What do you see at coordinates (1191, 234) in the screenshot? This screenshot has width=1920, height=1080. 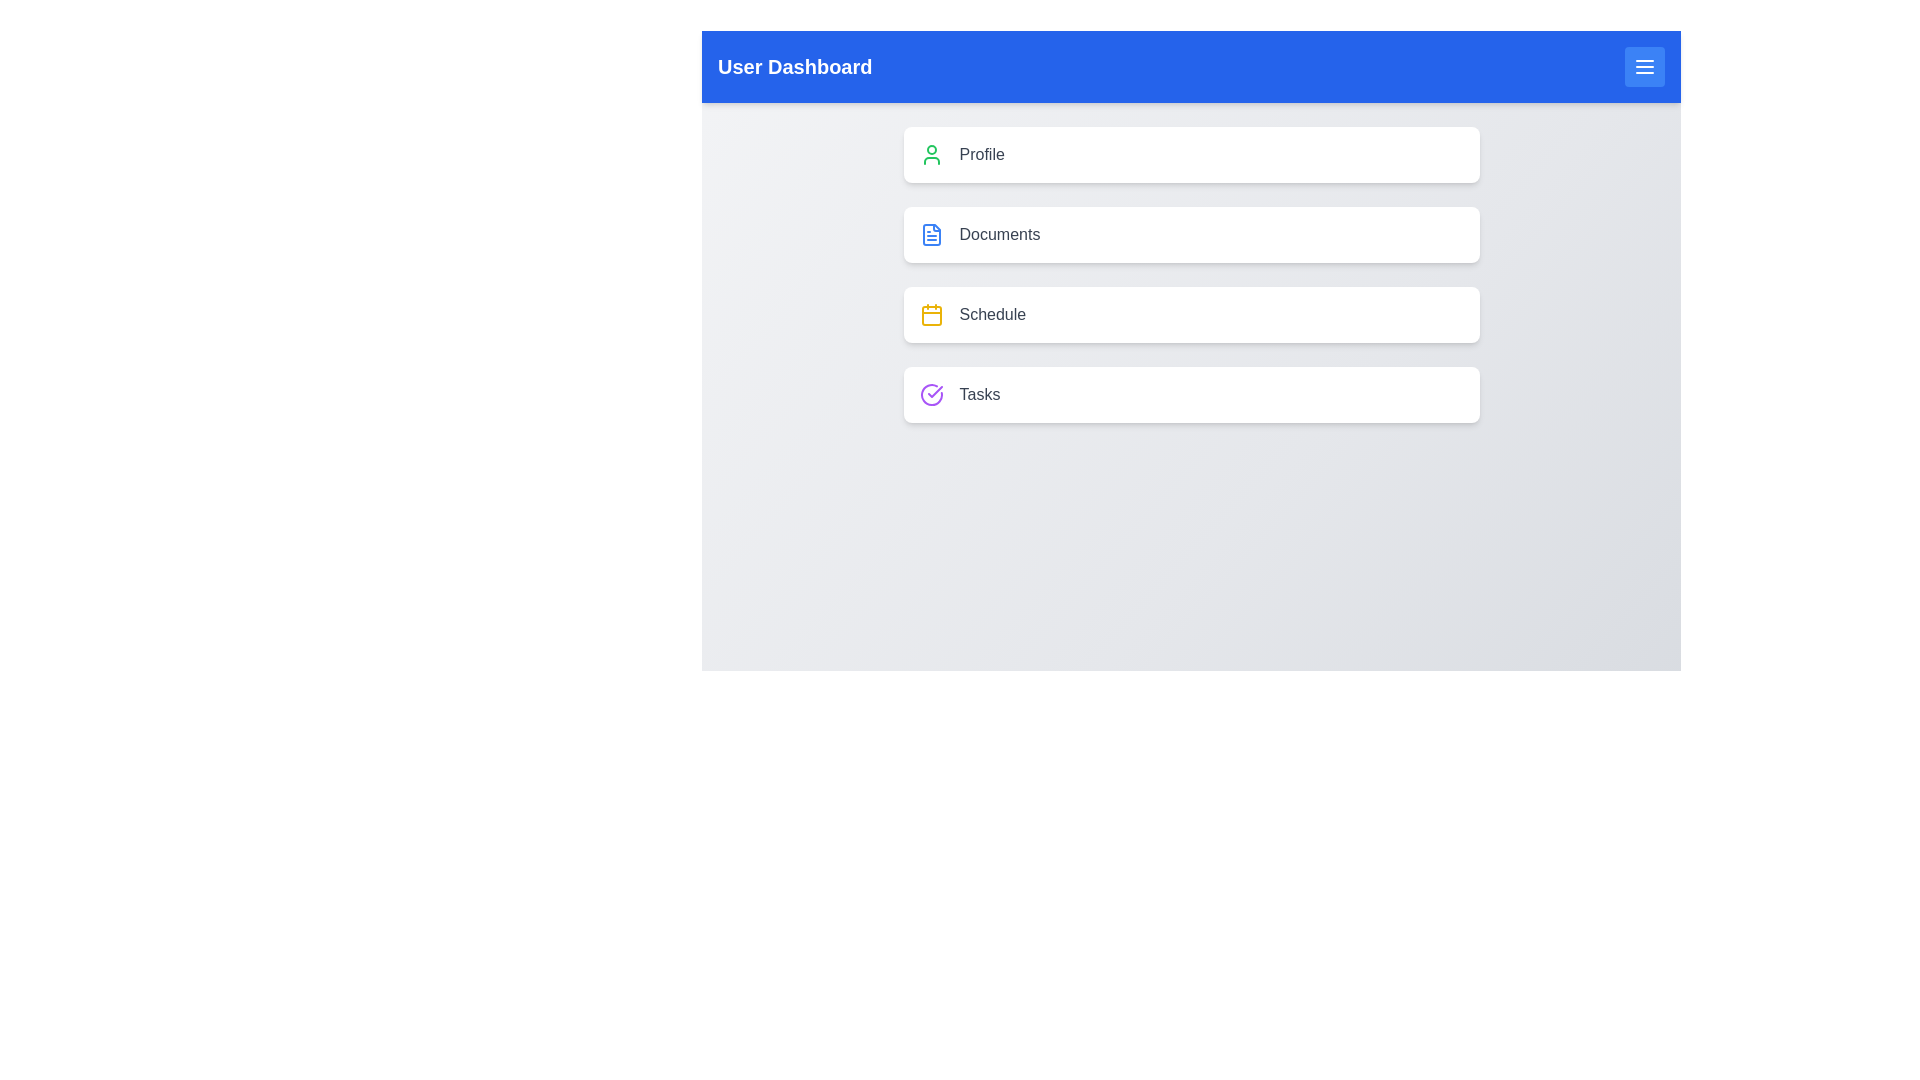 I see `the menu item Documents` at bounding box center [1191, 234].